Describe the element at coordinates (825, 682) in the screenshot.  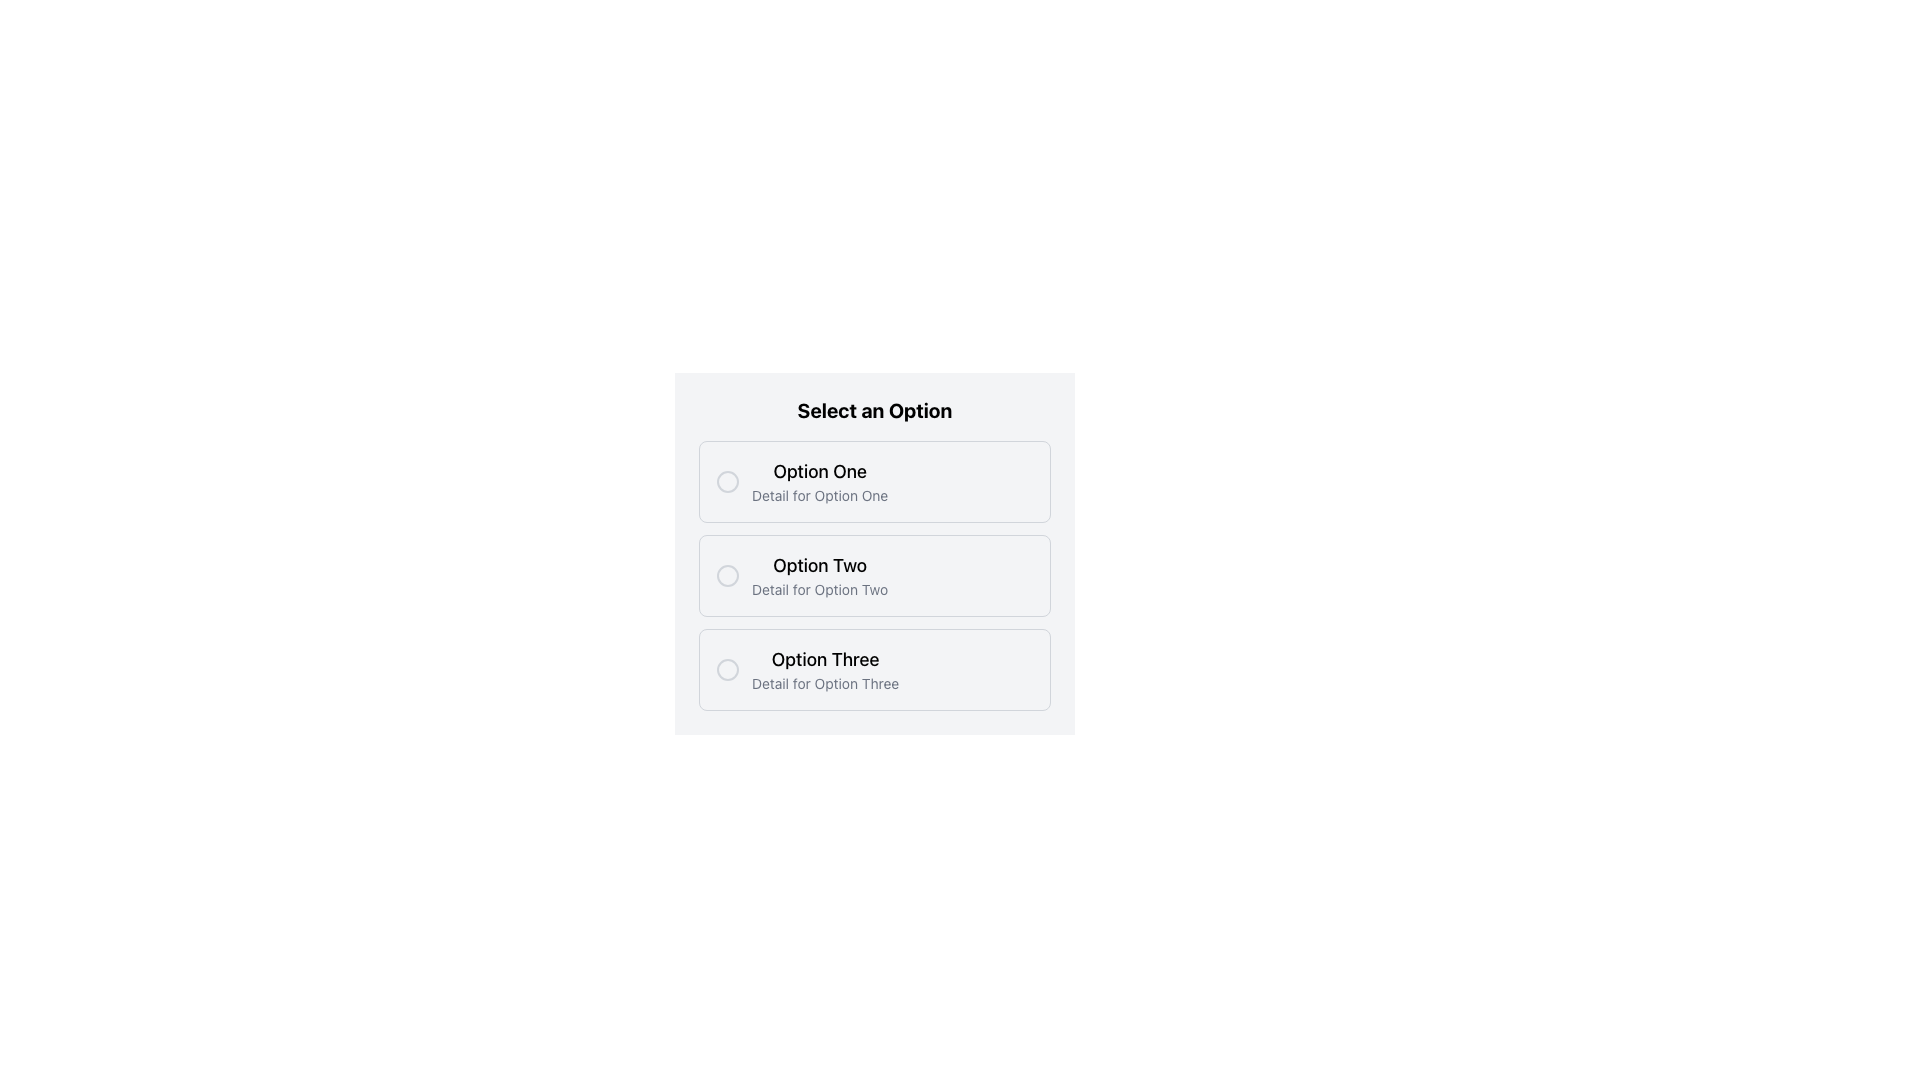
I see `the static text element displaying 'Detail for Option Three', which is located below the 'Option Three' label` at that location.